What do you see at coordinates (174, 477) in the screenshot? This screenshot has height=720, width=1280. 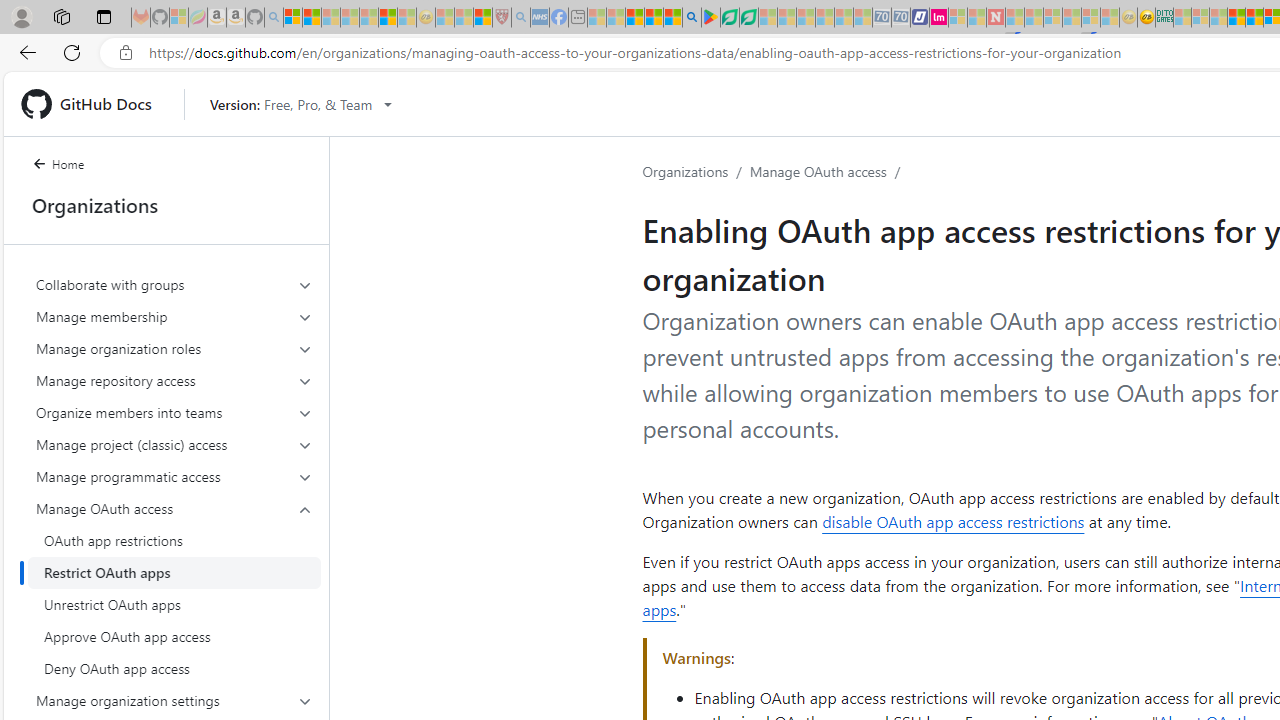 I see `'Manage programmatic access'` at bounding box center [174, 477].